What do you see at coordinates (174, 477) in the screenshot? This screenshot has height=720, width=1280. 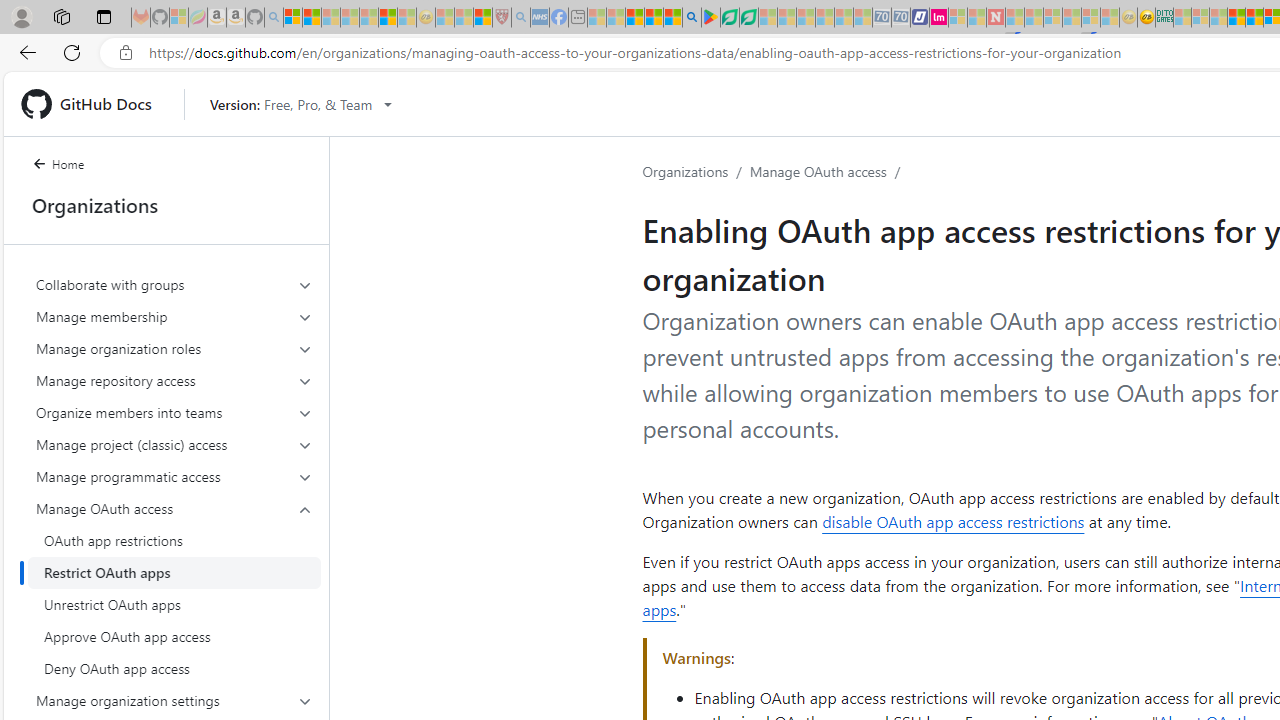 I see `'Manage programmatic access'` at bounding box center [174, 477].